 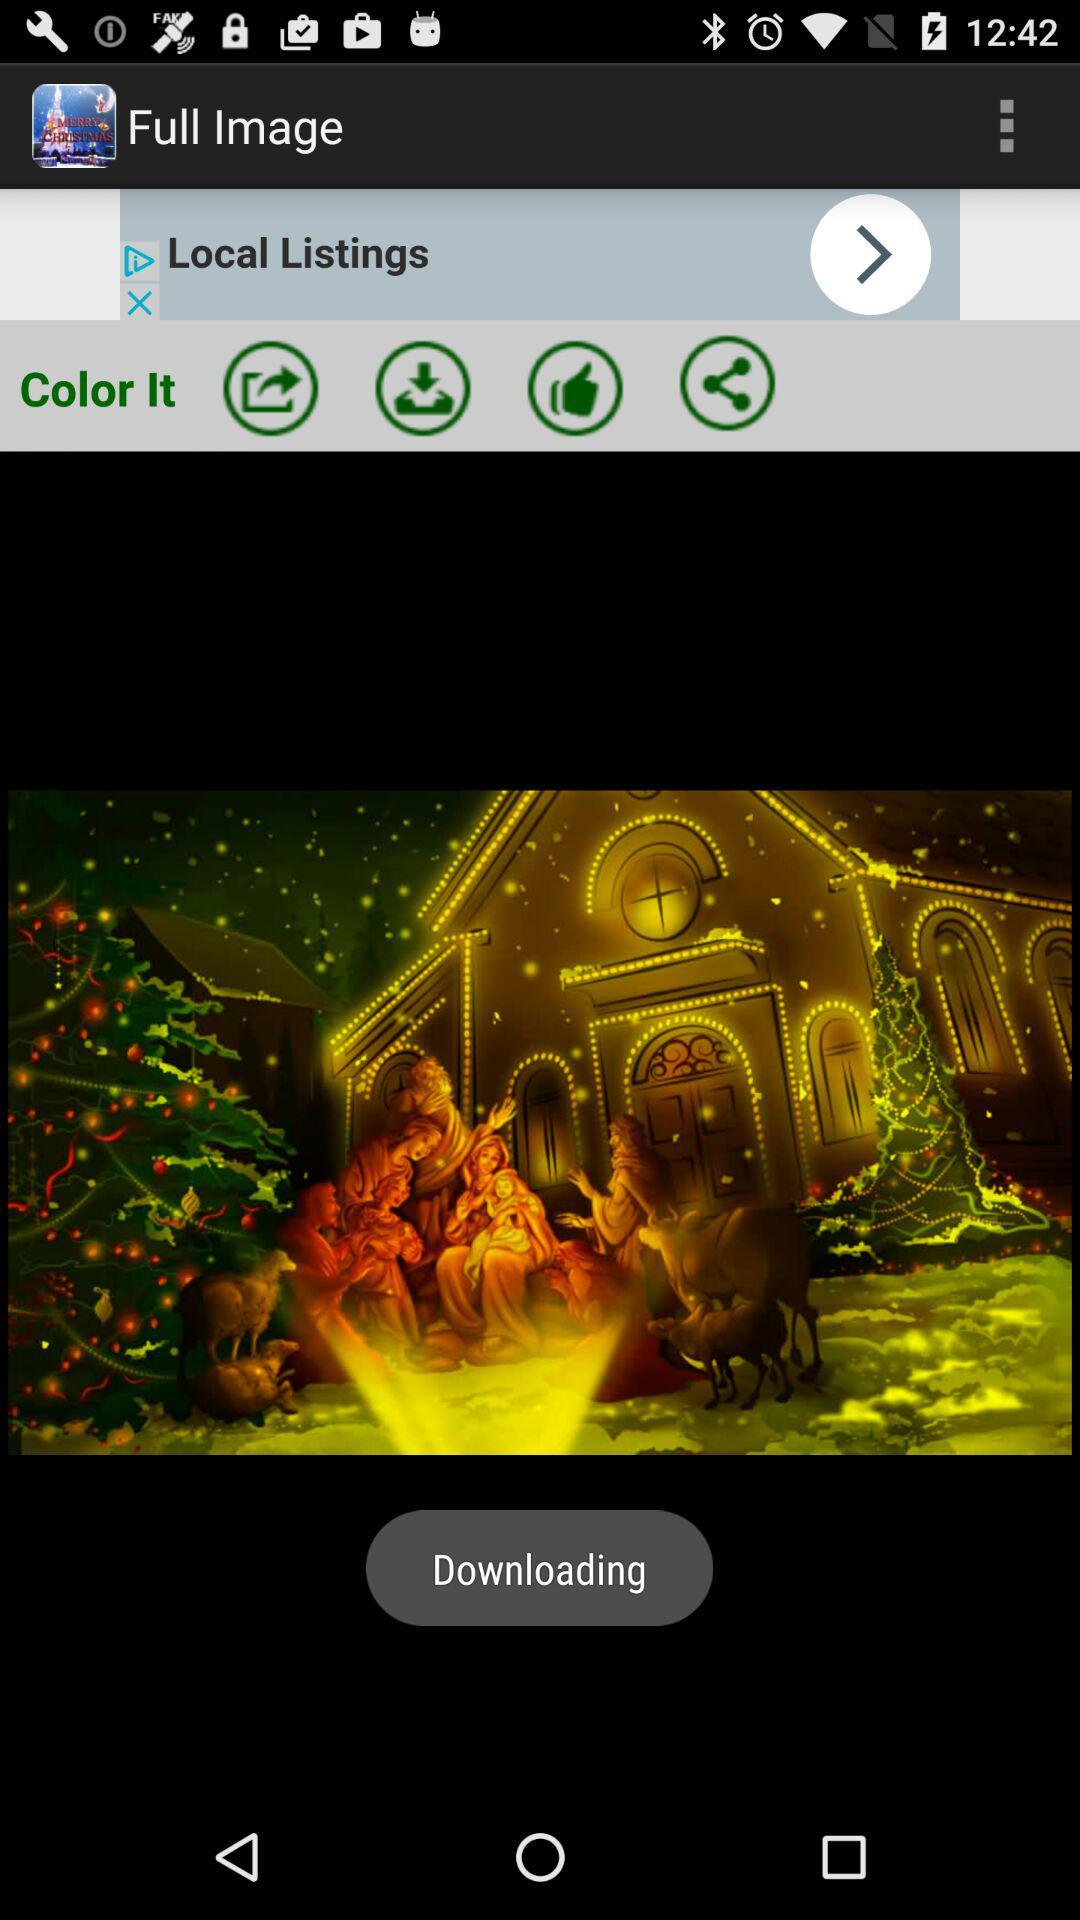 I want to click on the thumbs_up icon, so click(x=575, y=414).